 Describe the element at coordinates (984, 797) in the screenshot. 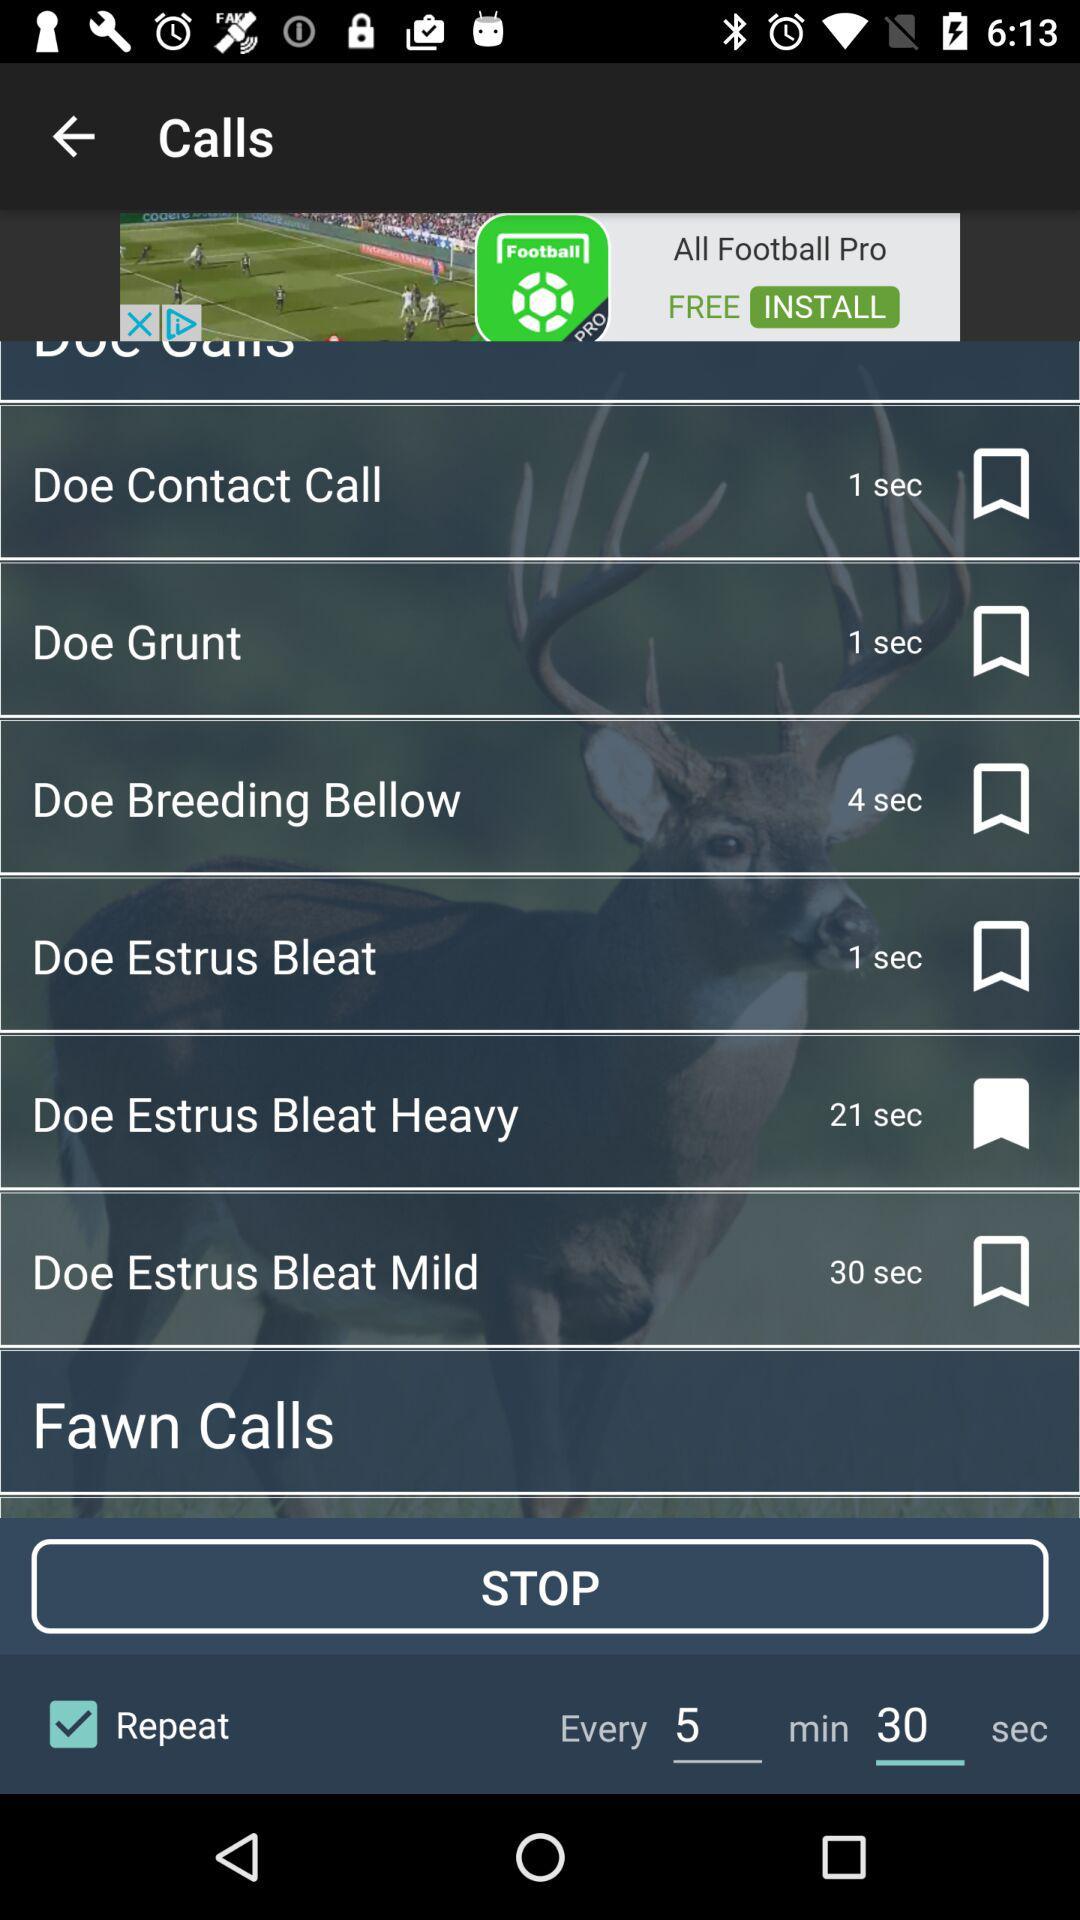

I see `the bookmark icon` at that location.